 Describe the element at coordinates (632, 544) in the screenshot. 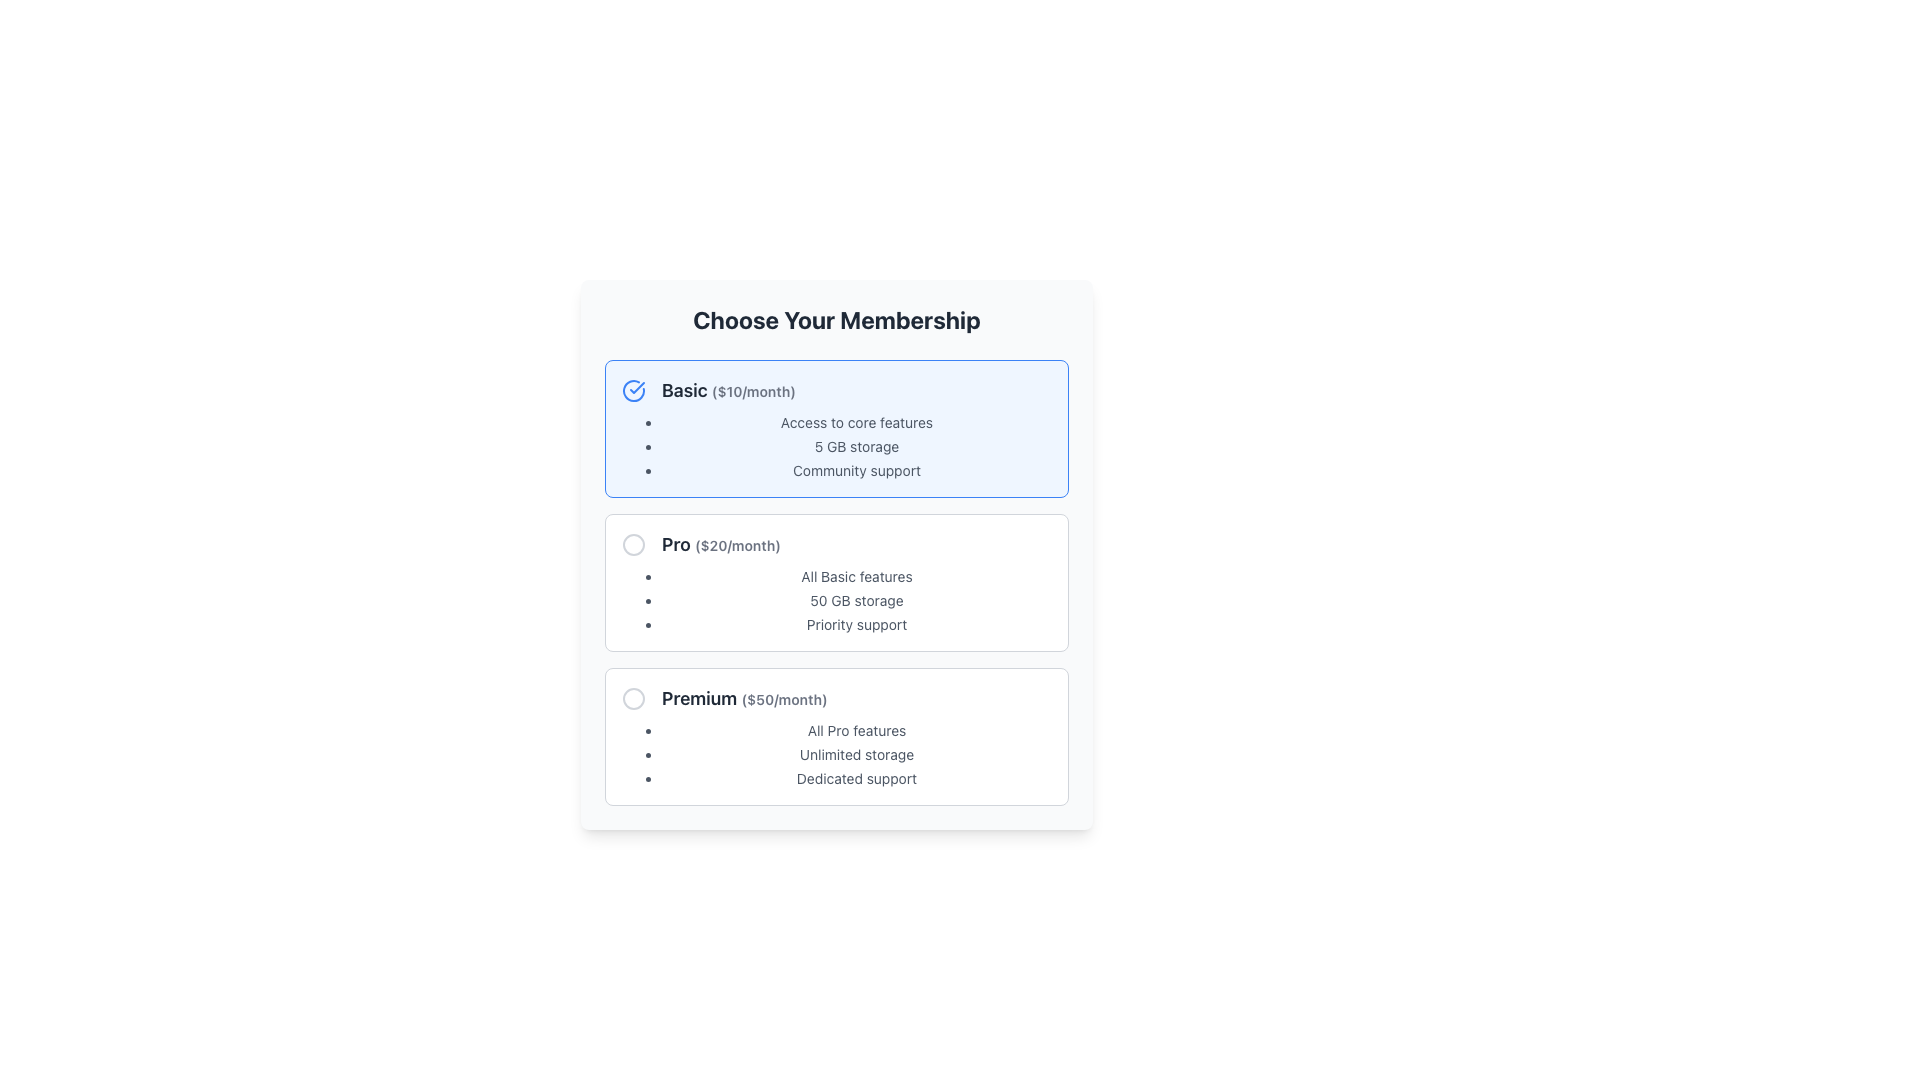

I see `the SVG Circle that indicates the selection status of the 'Pro' membership option, located centrally within the 'Pro' membership section` at that location.